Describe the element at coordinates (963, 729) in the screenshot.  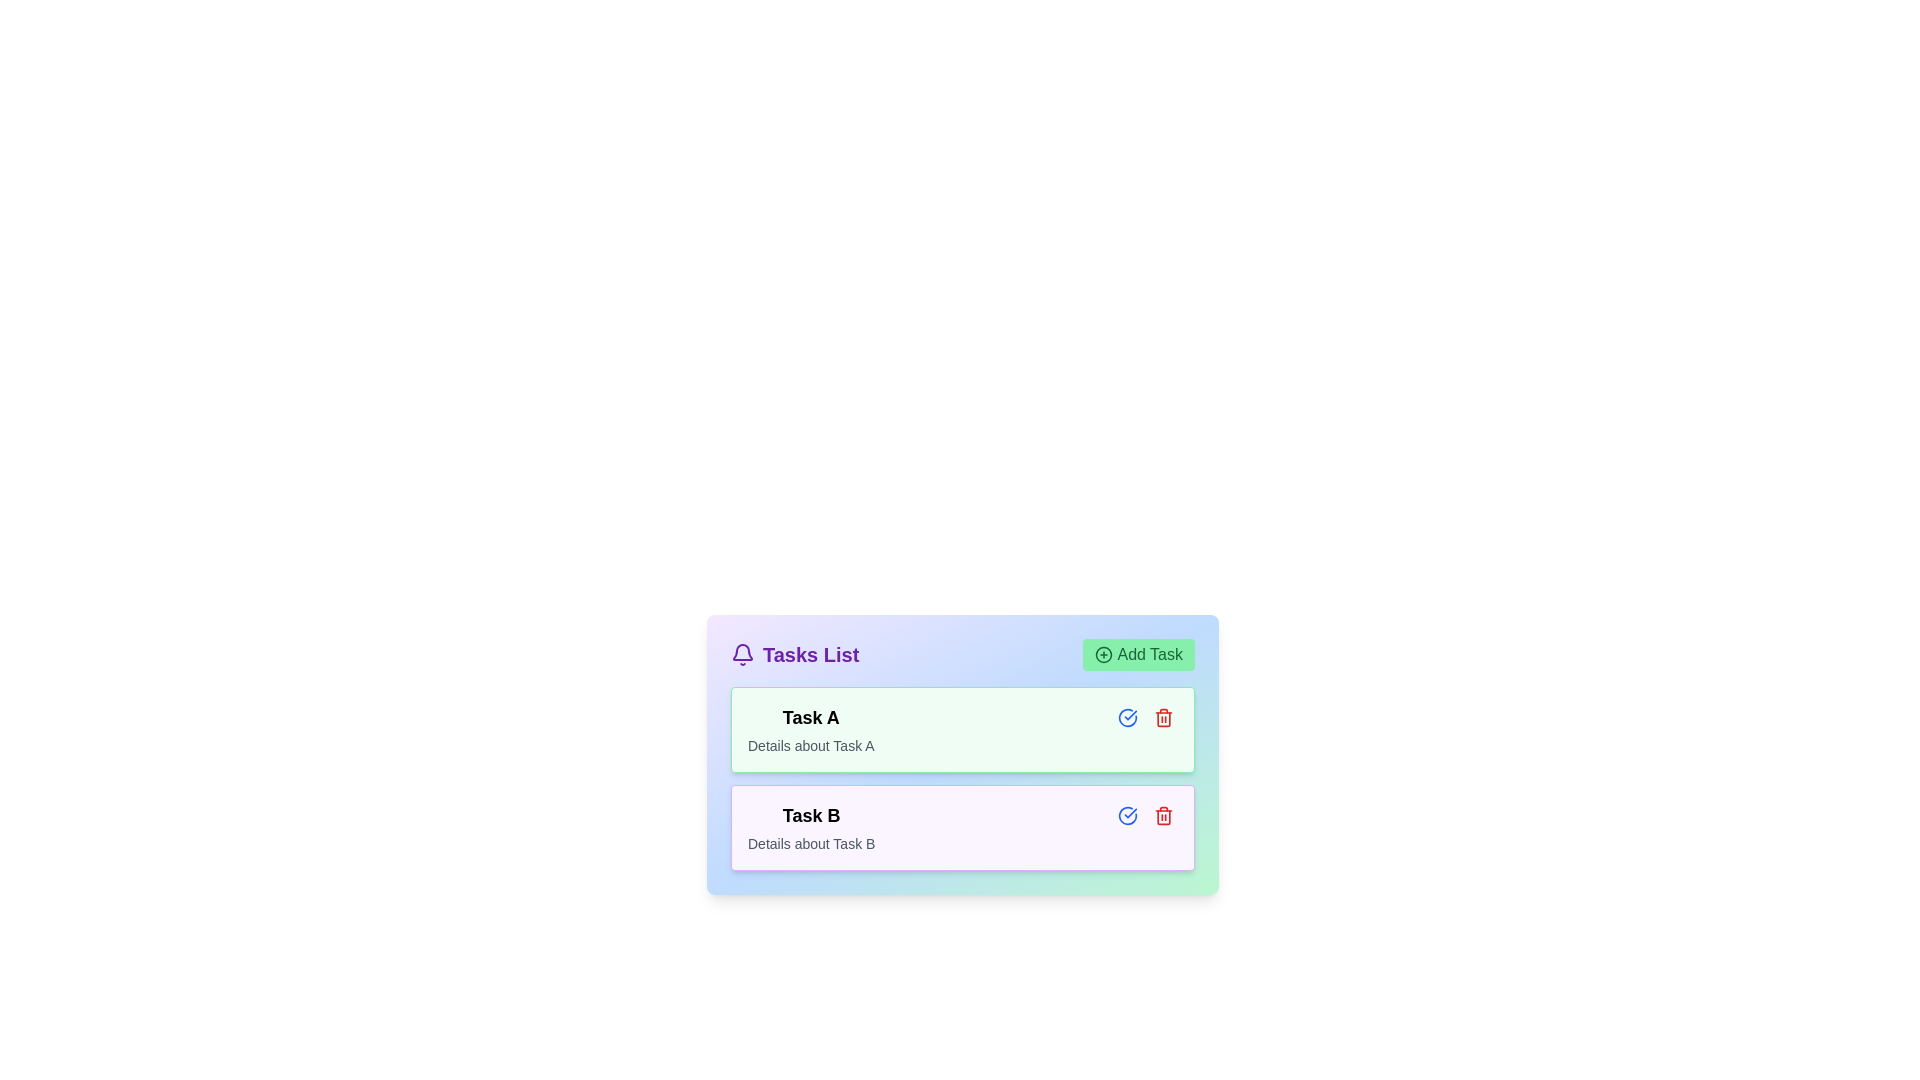
I see `the first task card in the task list, which displays information about the task and is located above the second task card titled 'Task B'` at that location.